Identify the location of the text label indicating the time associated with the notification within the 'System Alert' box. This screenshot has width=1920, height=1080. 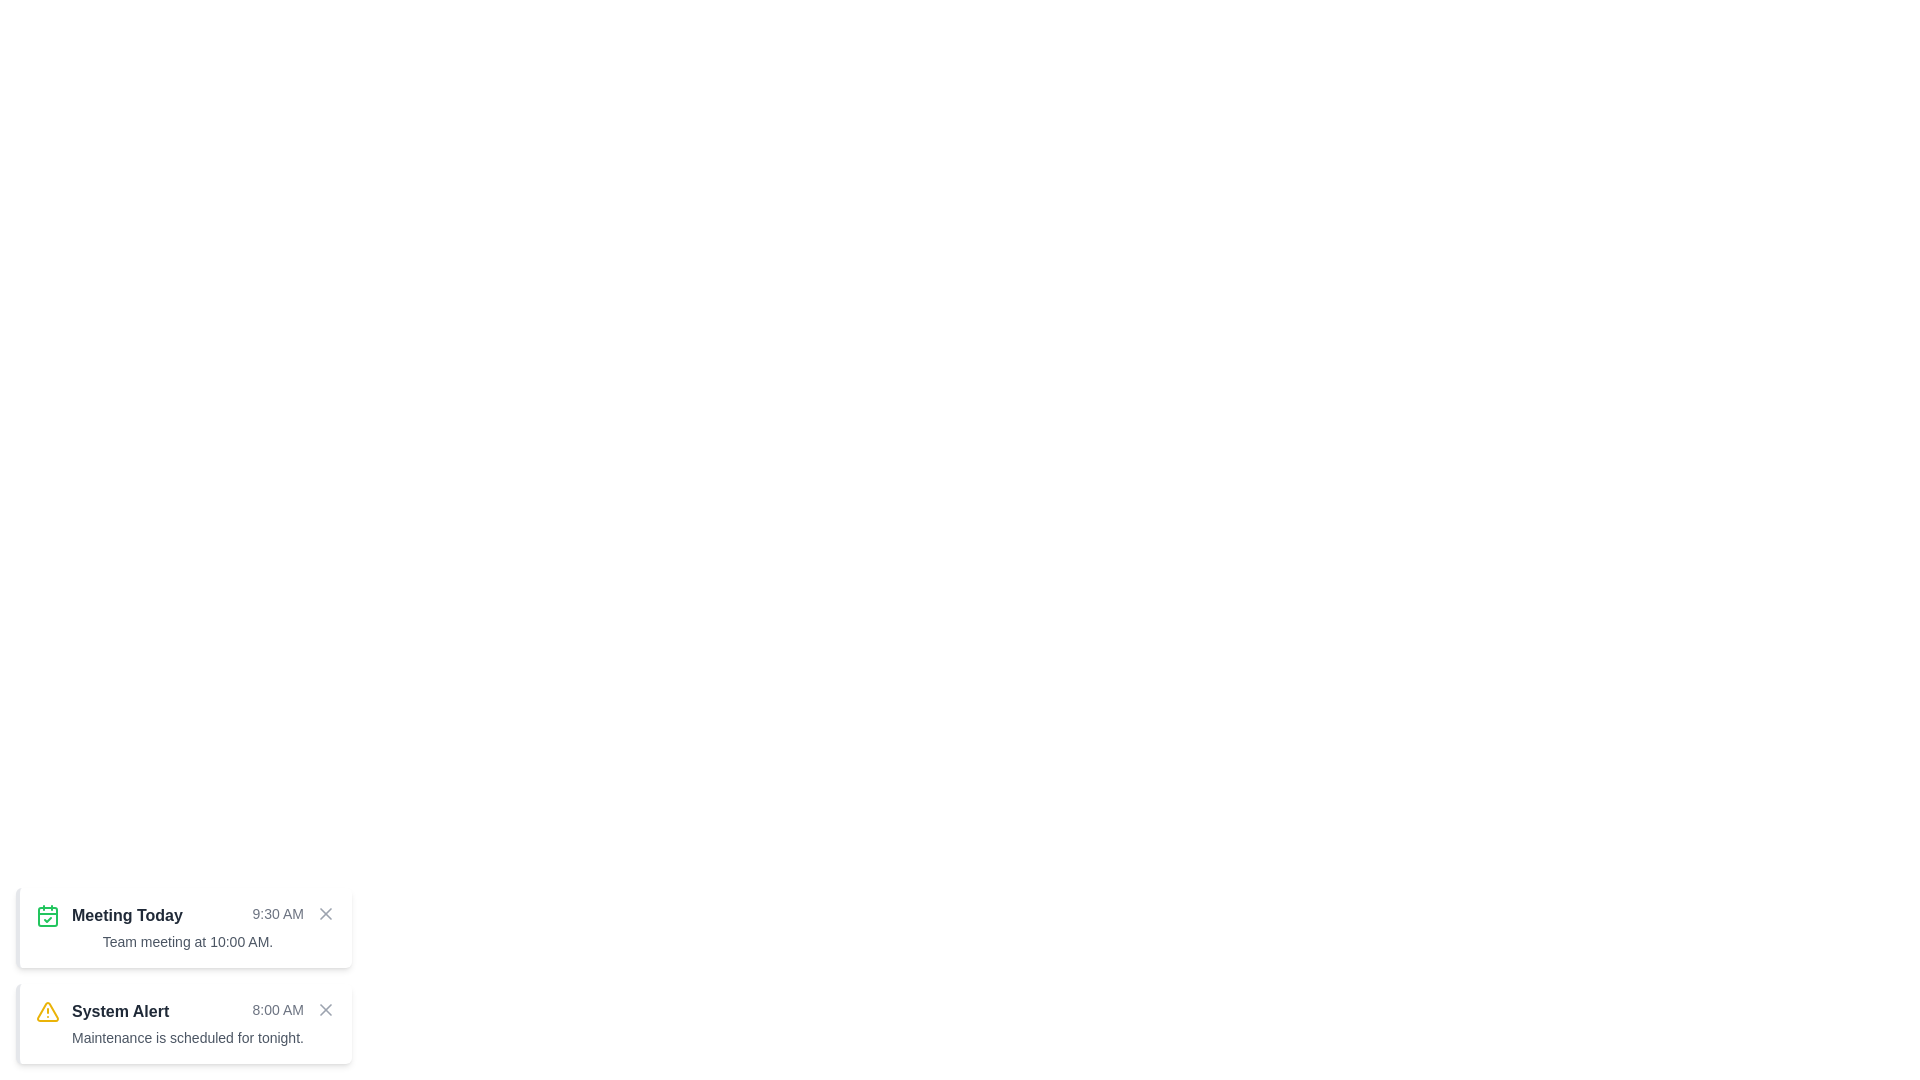
(277, 1011).